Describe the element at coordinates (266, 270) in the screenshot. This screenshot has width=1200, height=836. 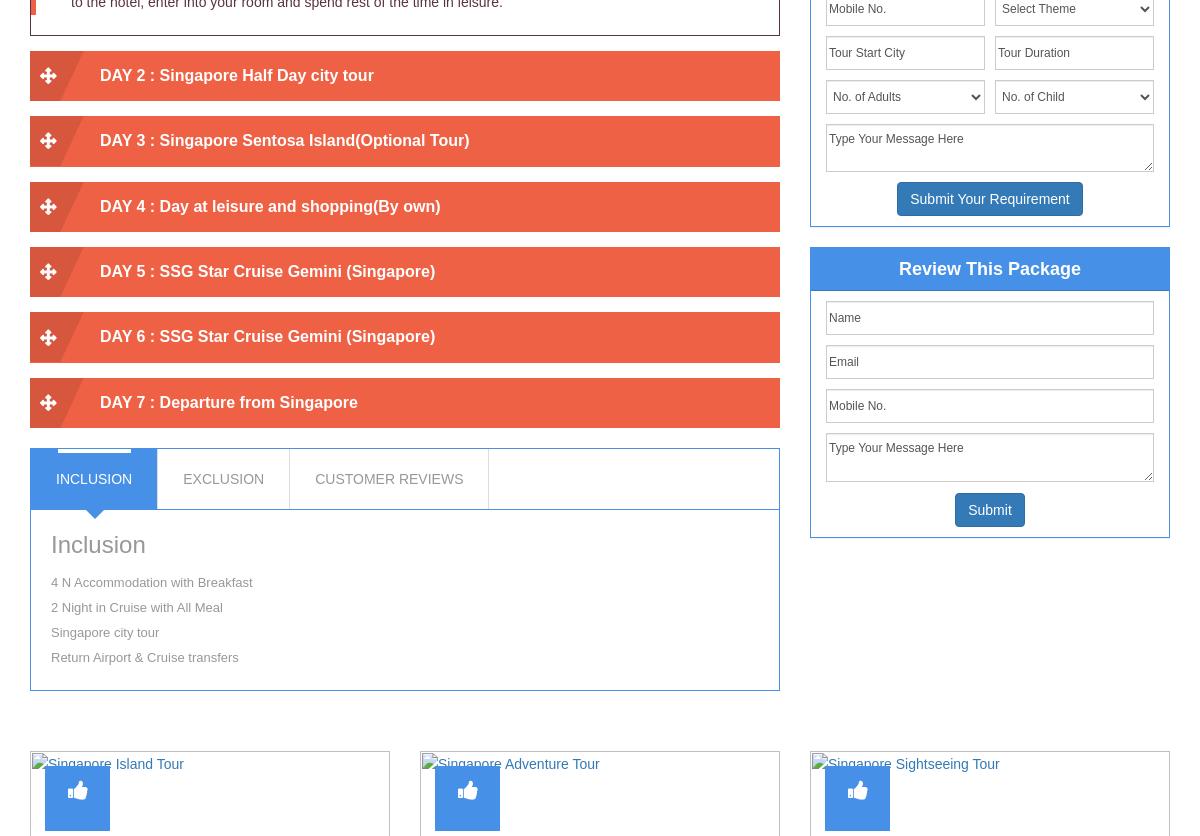
I see `'DAY 5 : SSG Star Cruise Gemini (Singapore)'` at that location.